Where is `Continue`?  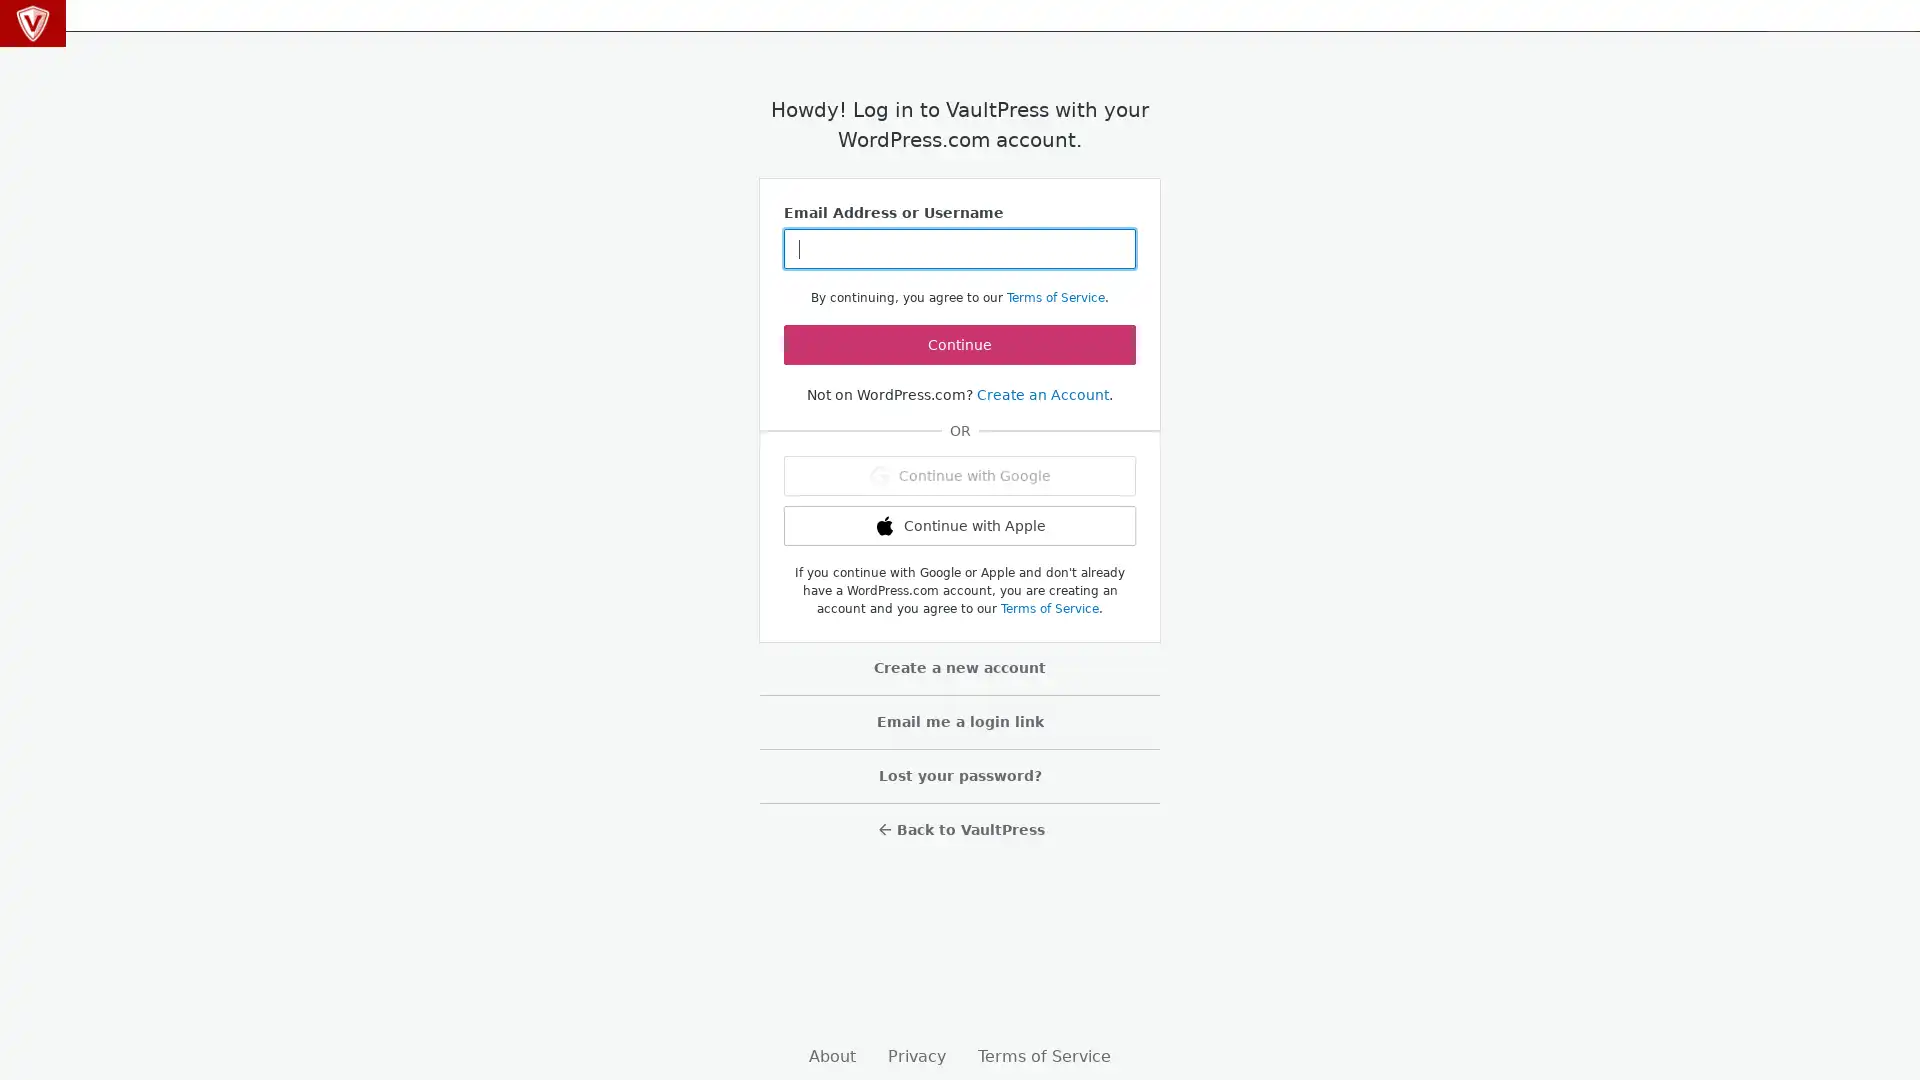 Continue is located at coordinates (960, 343).